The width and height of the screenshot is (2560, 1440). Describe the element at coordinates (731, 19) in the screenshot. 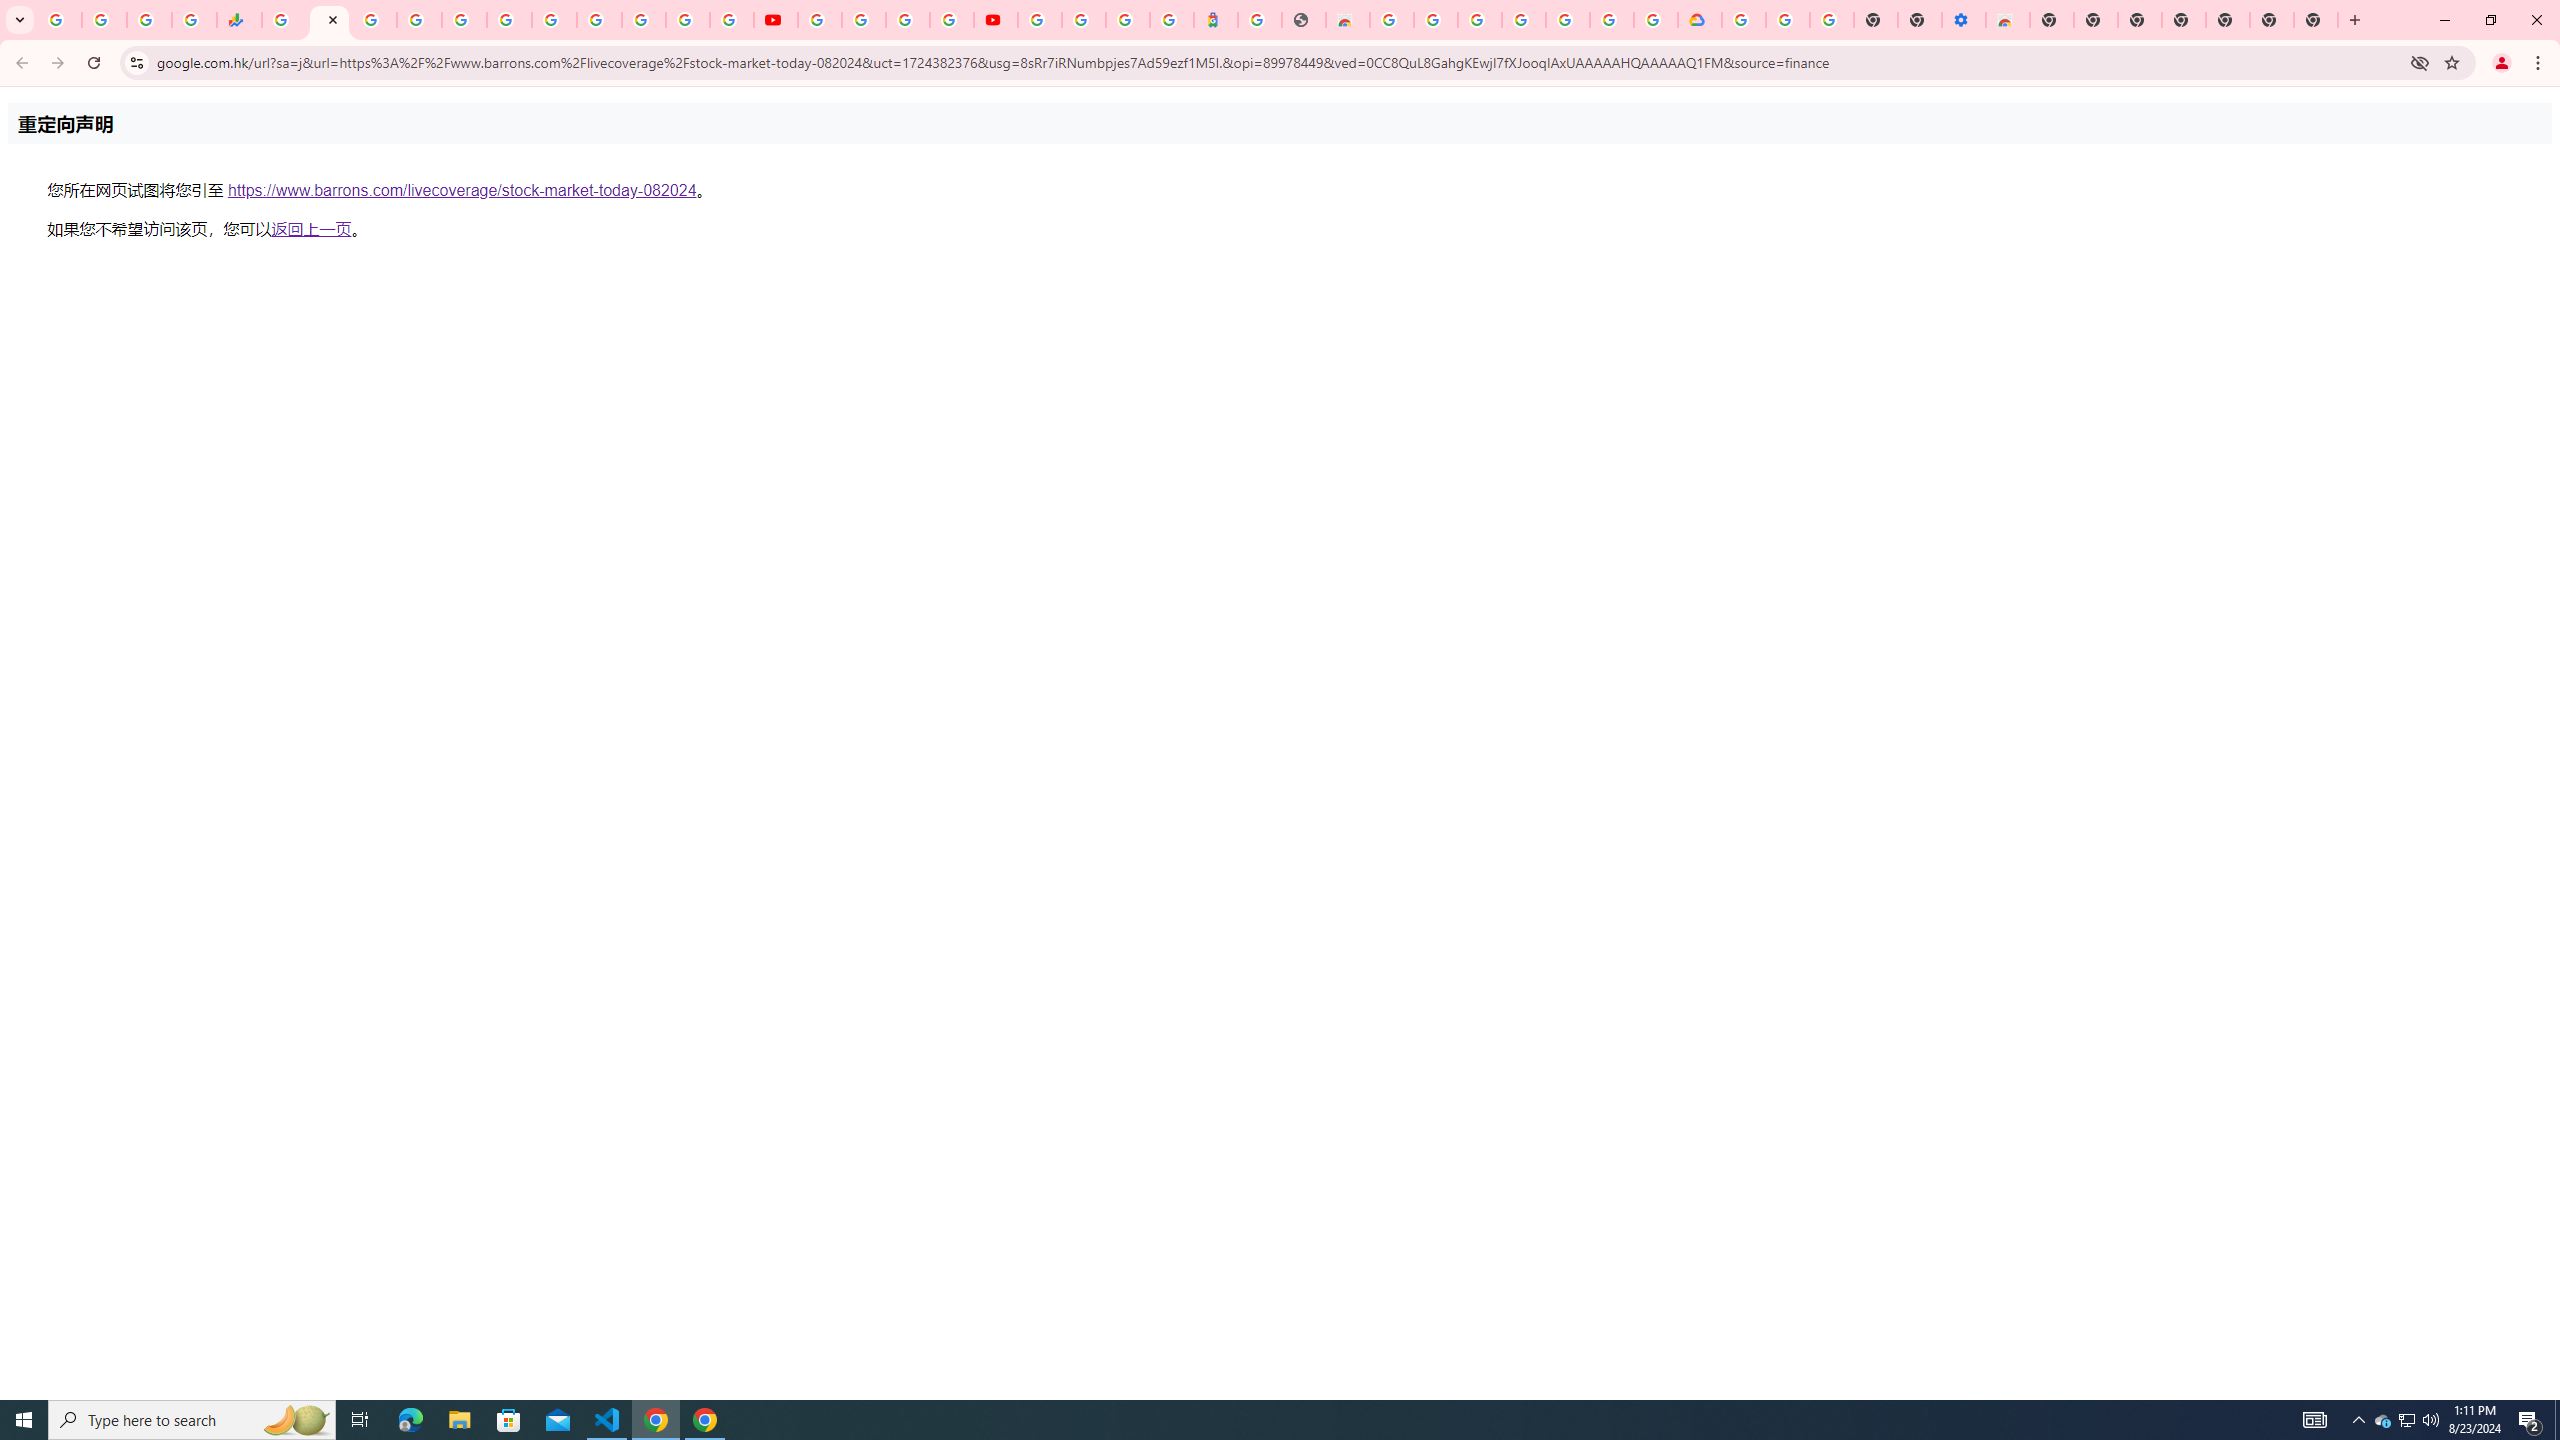

I see `'Privacy Checkup'` at that location.